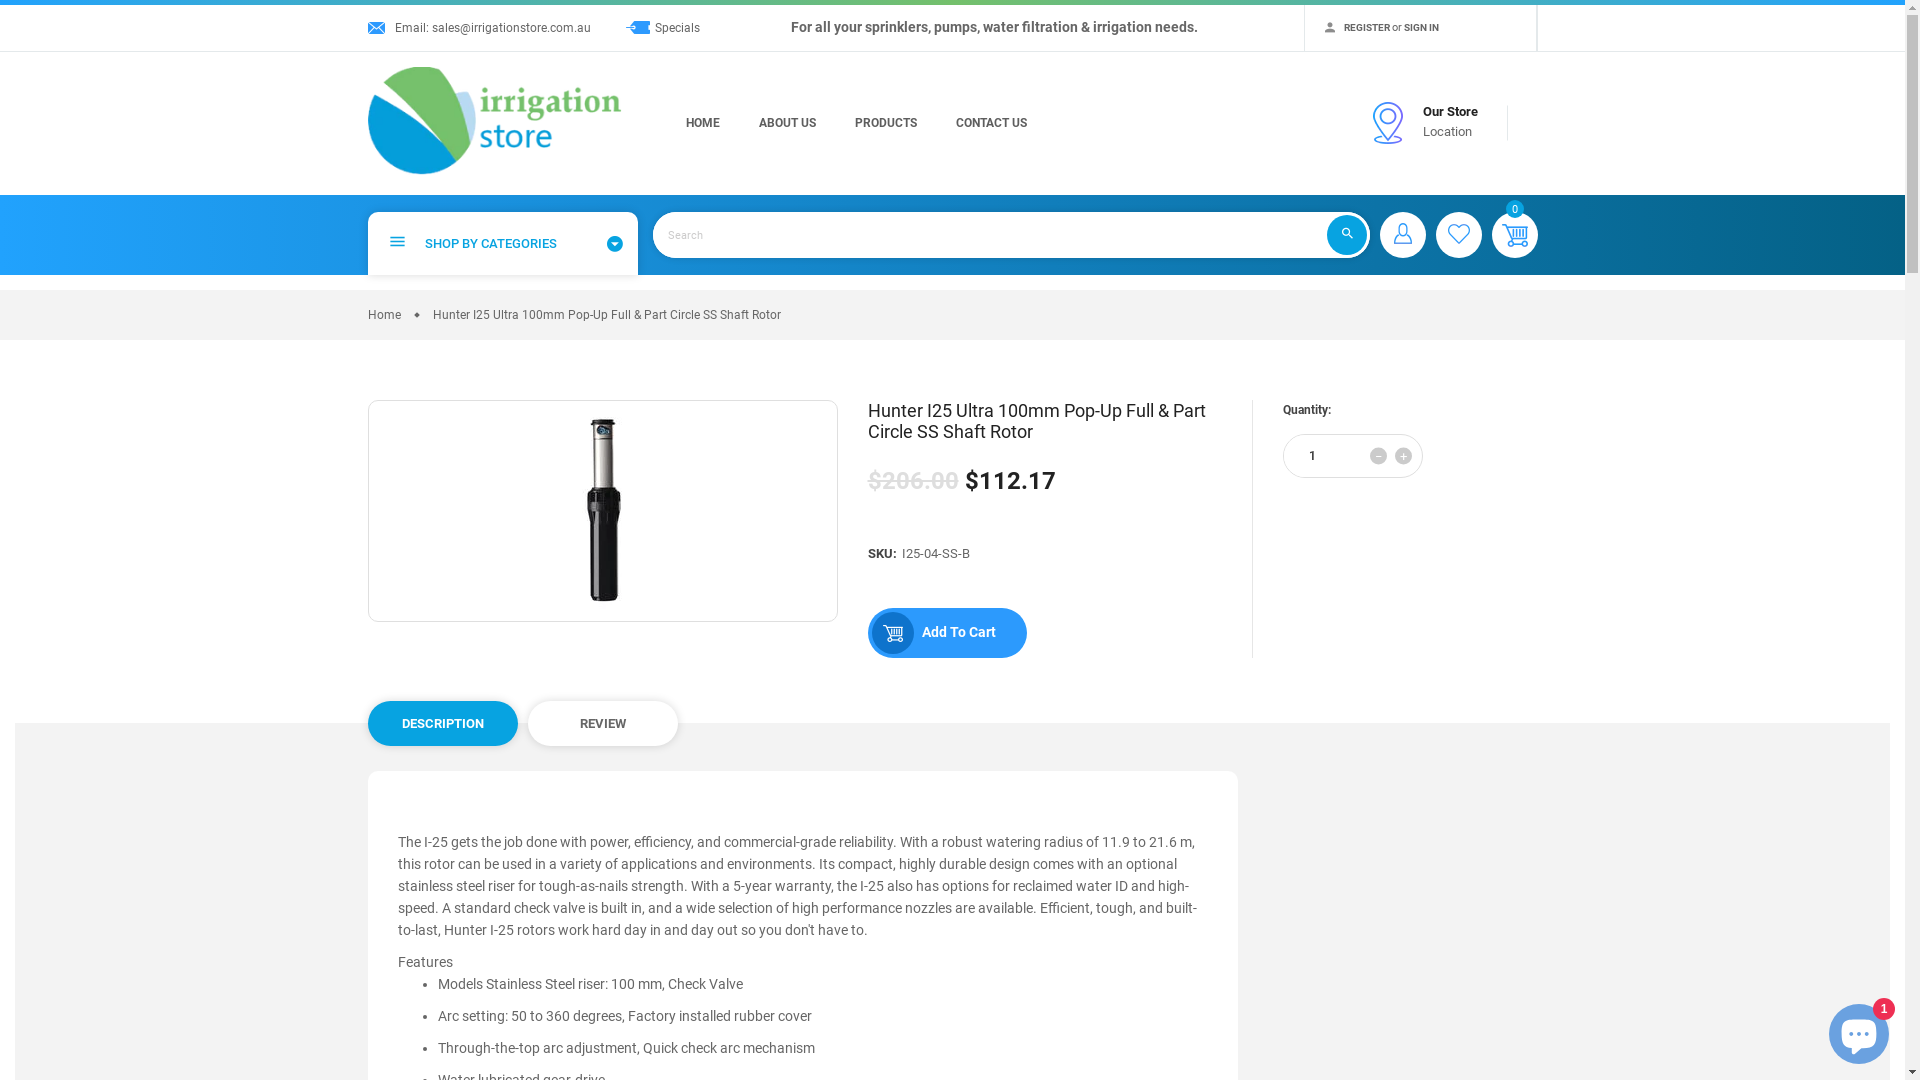 This screenshot has height=1080, width=1920. Describe the element at coordinates (883, 123) in the screenshot. I see `'PRODUCTS'` at that location.